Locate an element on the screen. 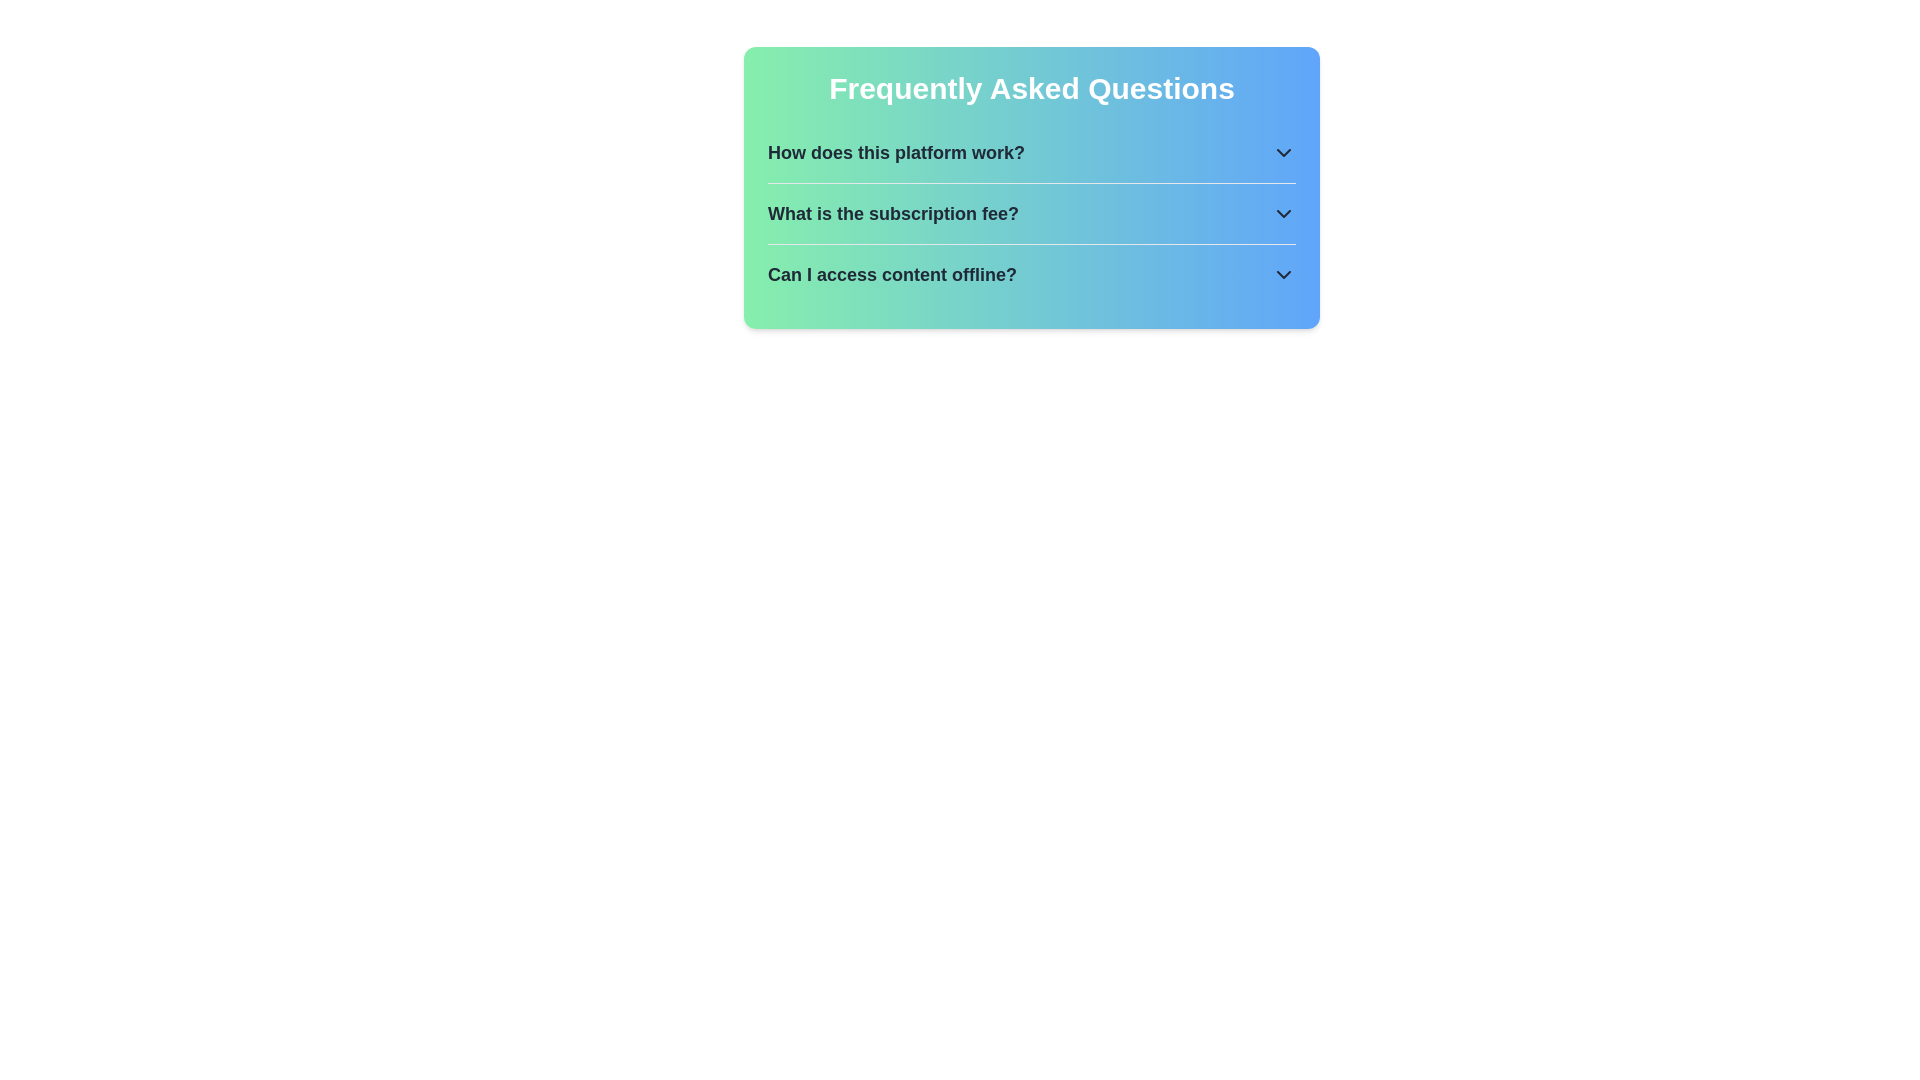 Image resolution: width=1920 pixels, height=1080 pixels. the Interactive FAQ list item displaying the question 'What is the subscription fee?' for keyboard navigation is located at coordinates (1032, 213).